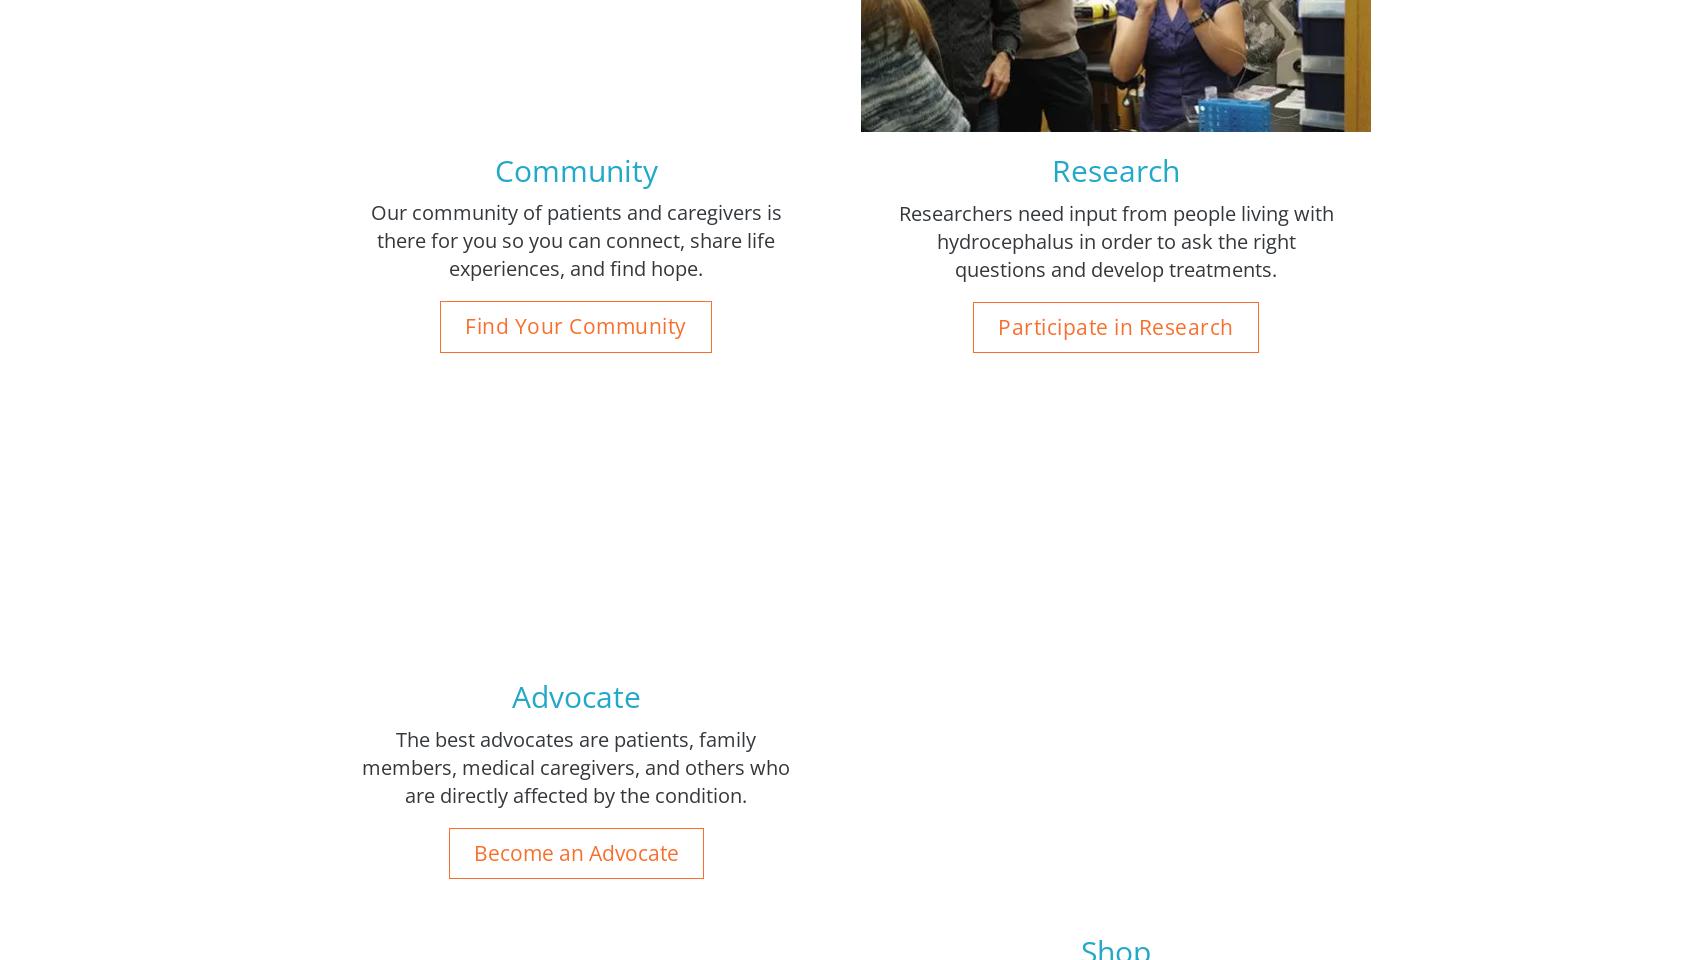  Describe the element at coordinates (1115, 240) in the screenshot. I see `'Researchers need input from people living with hydrocephalus in order to ask the right questions and develop treatments.'` at that location.